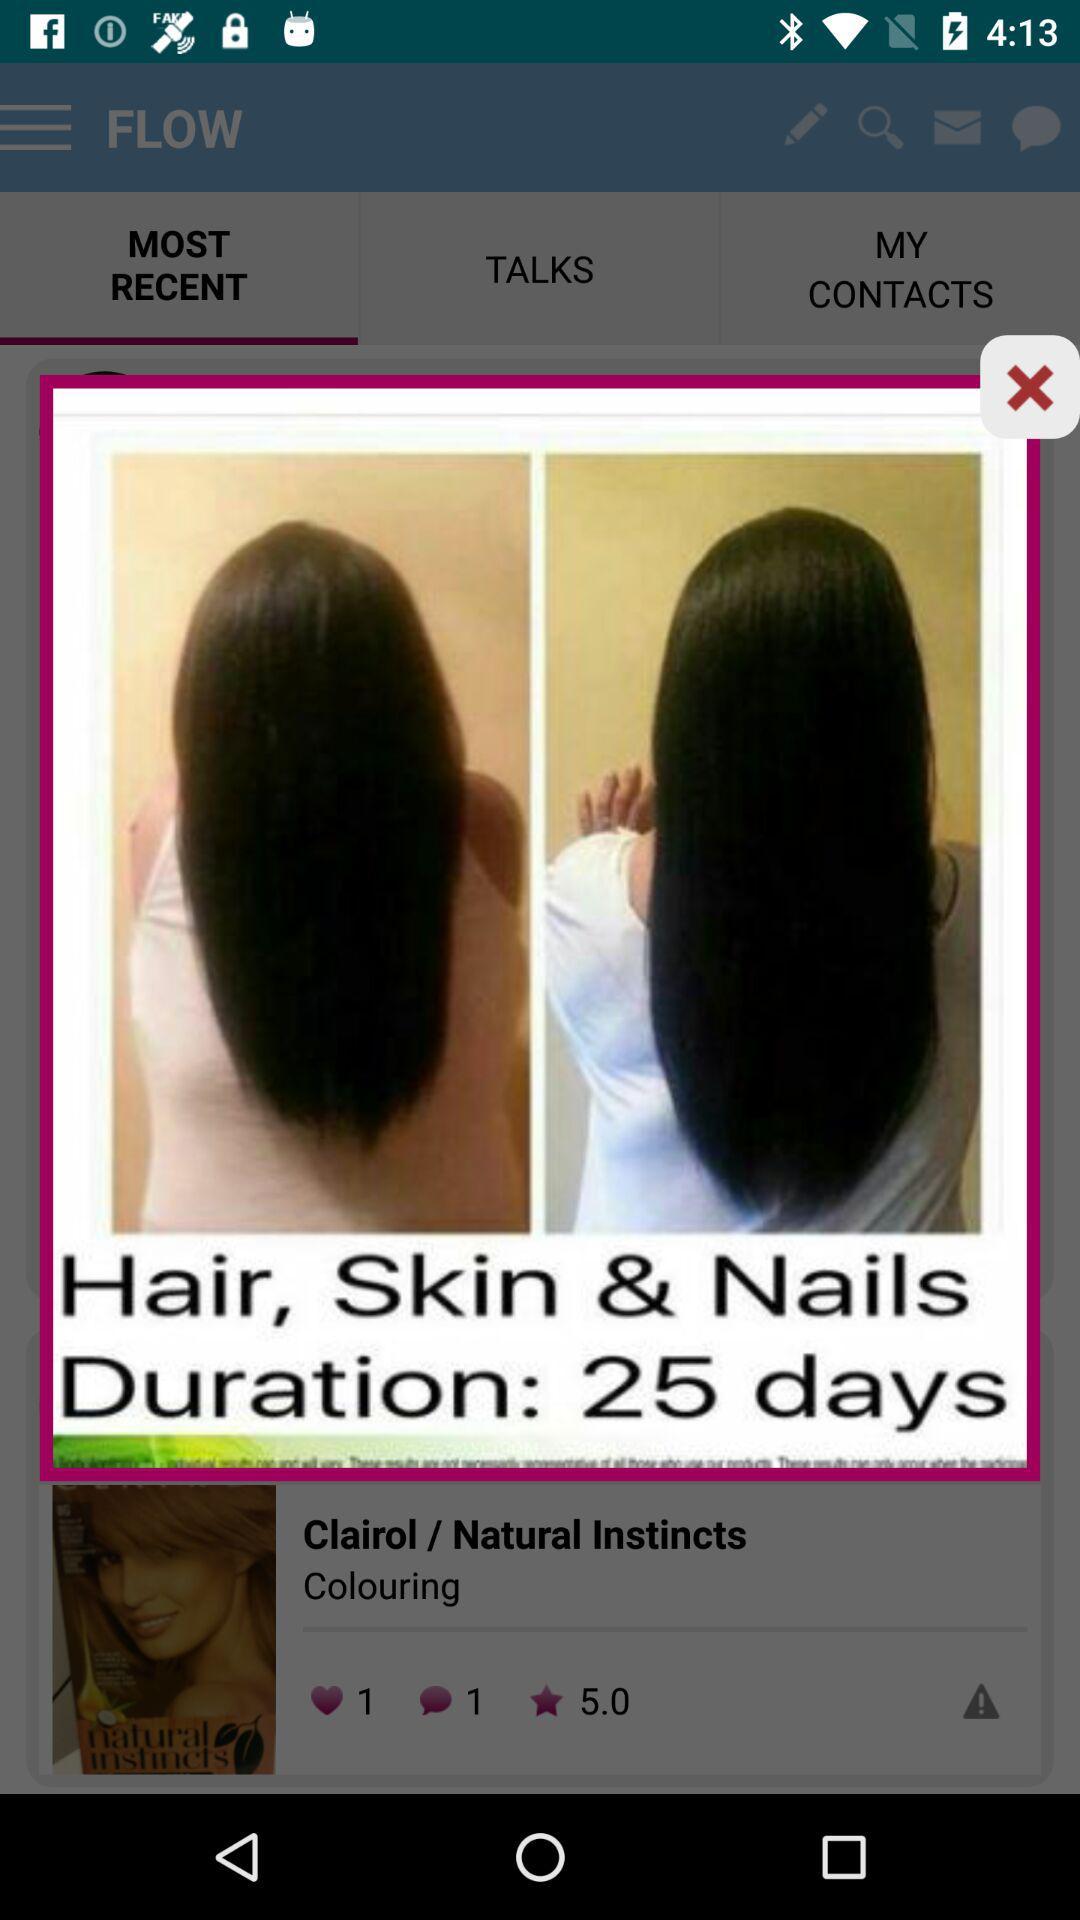 This screenshot has width=1080, height=1920. What do you see at coordinates (1034, 126) in the screenshot?
I see `the chat icon` at bounding box center [1034, 126].